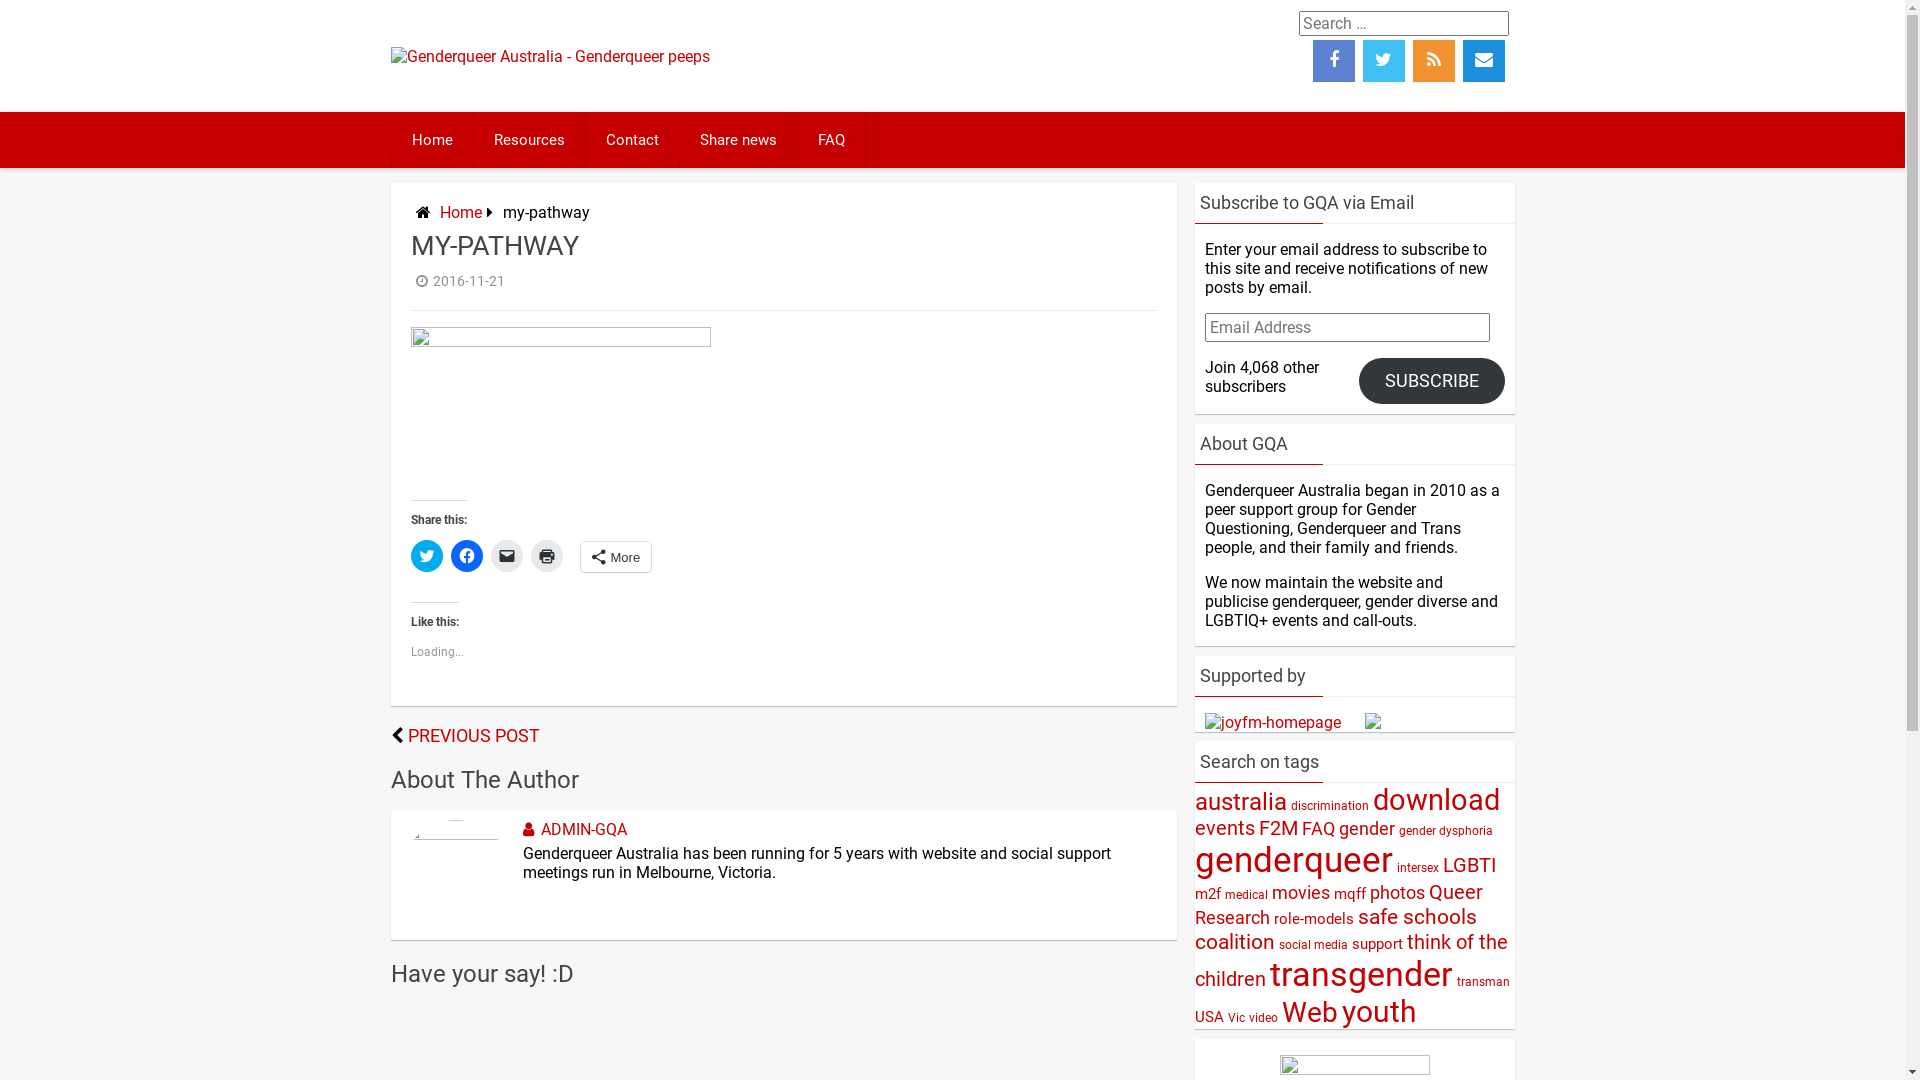 The width and height of the screenshot is (1920, 1080). Describe the element at coordinates (1313, 60) in the screenshot. I see `'Facebook'` at that location.